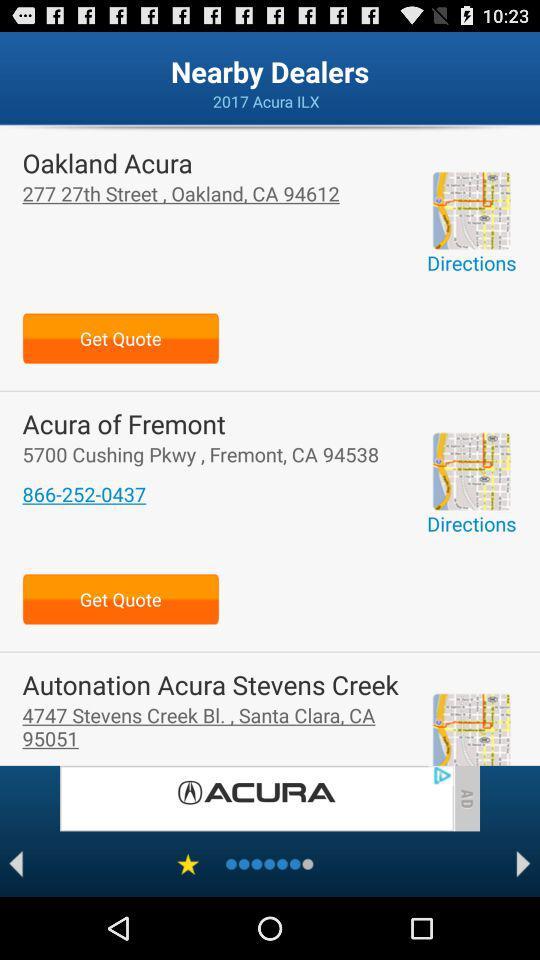 This screenshot has width=540, height=960. Describe the element at coordinates (471, 471) in the screenshot. I see `search directions` at that location.